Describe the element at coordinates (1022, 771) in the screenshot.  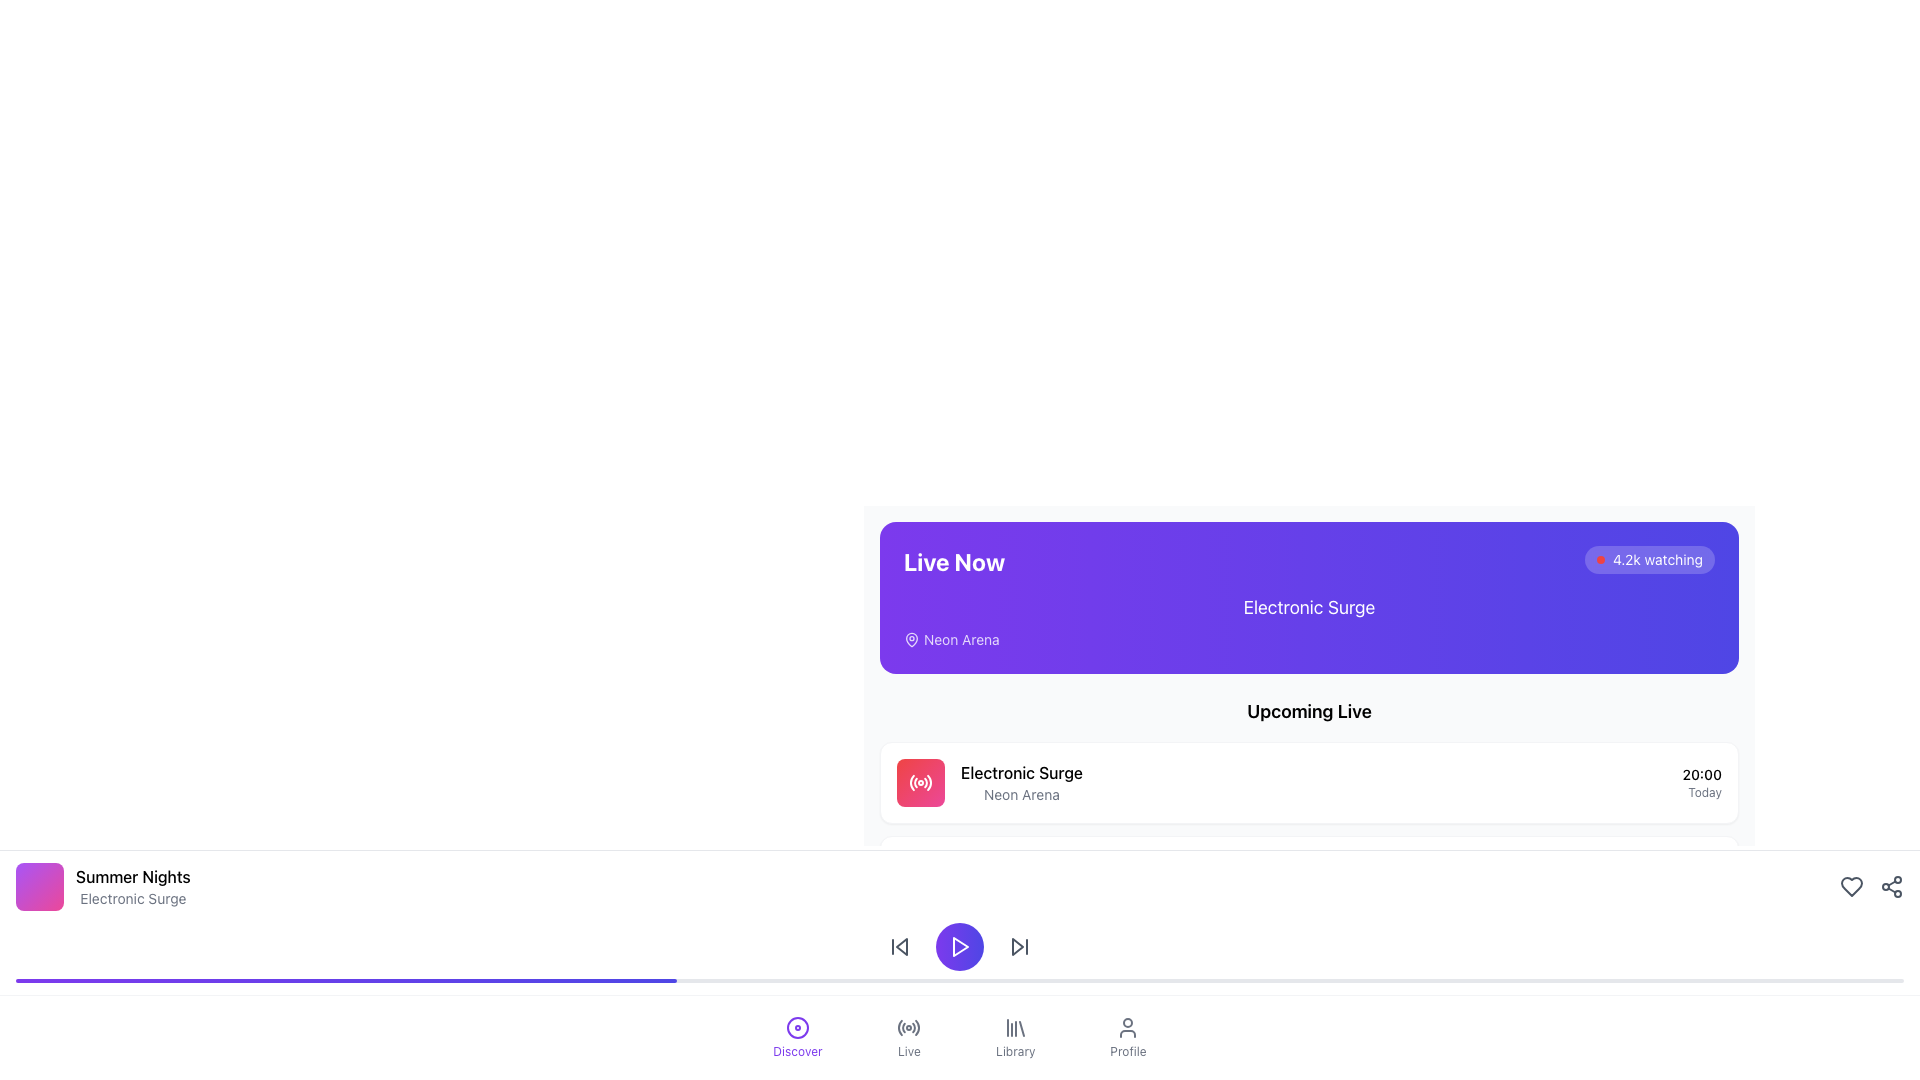
I see `'Electronic Surge' text label, which is styled with medium font weight and located below the 'Live Now' purple banner, for debugging purposes` at that location.